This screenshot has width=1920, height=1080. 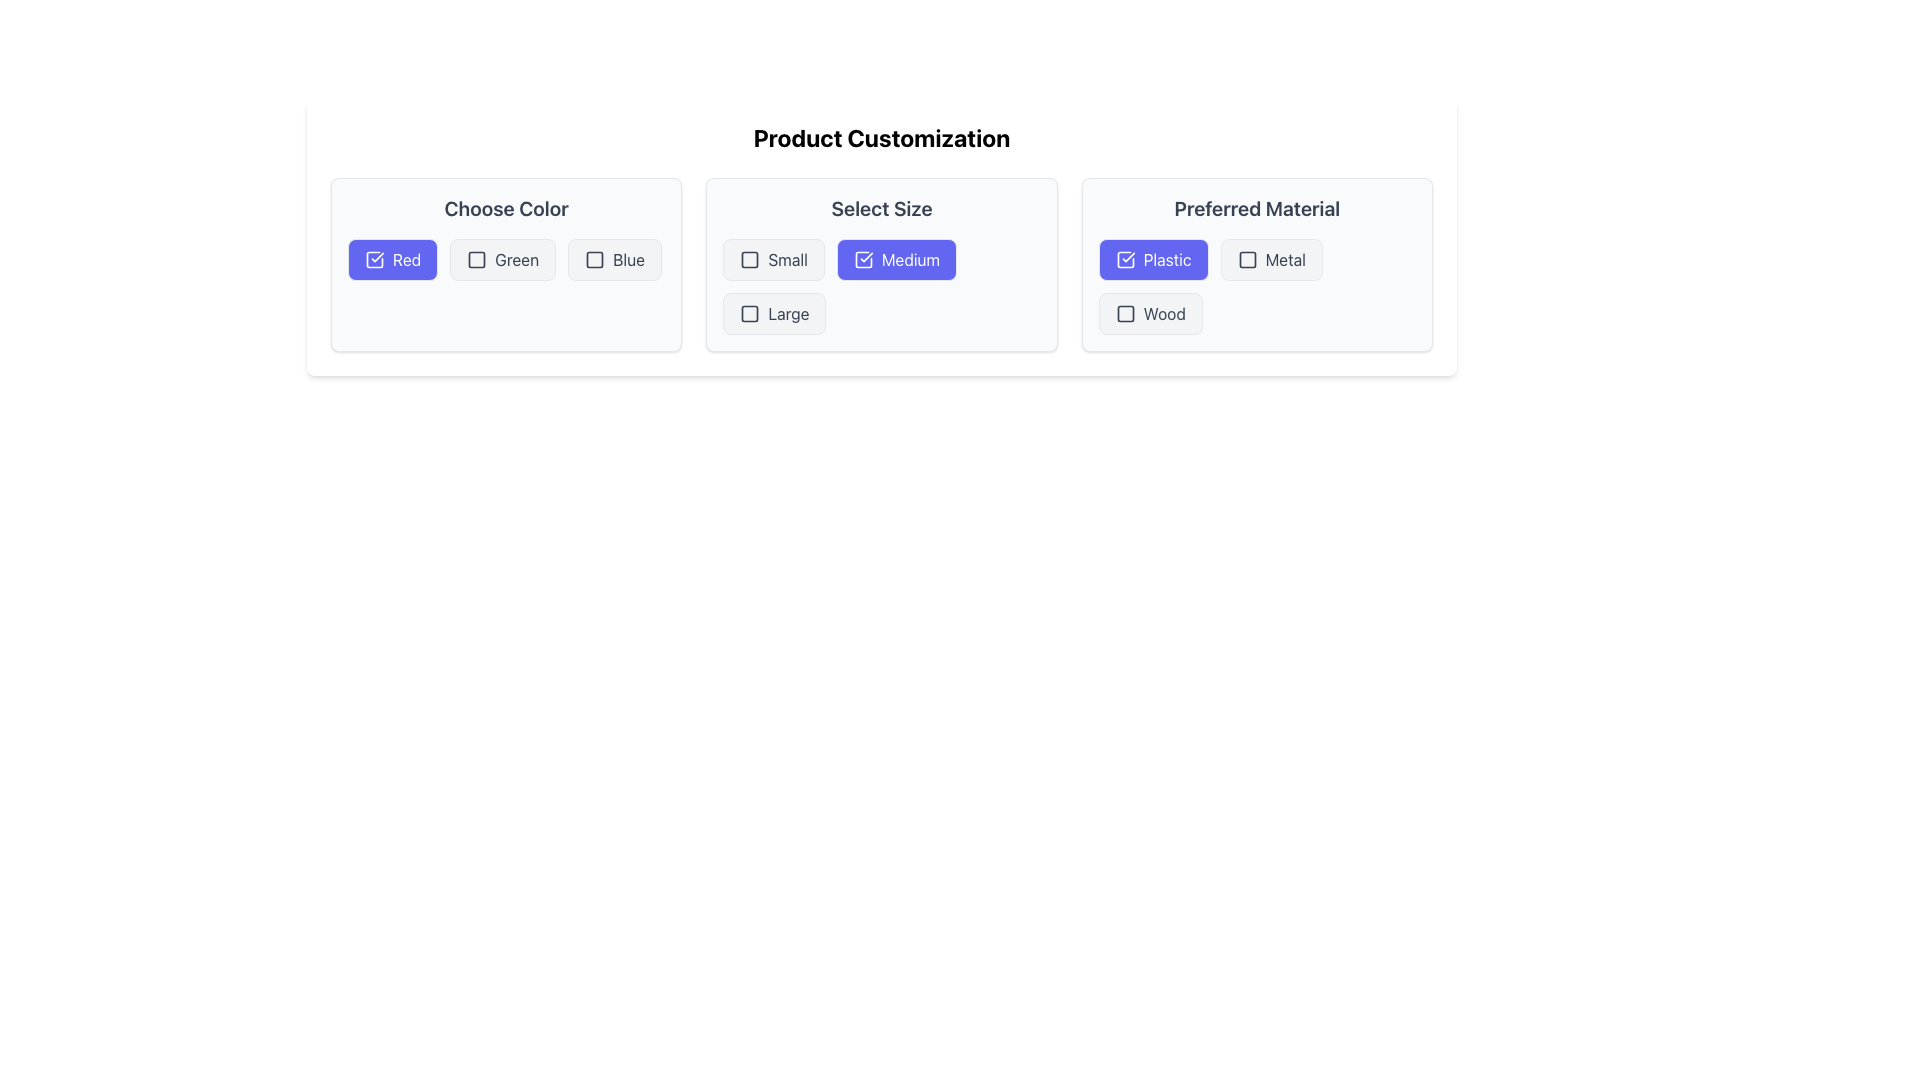 What do you see at coordinates (503, 258) in the screenshot?
I see `the selectable button for the color 'Green' in the 'Choose Color' category` at bounding box center [503, 258].